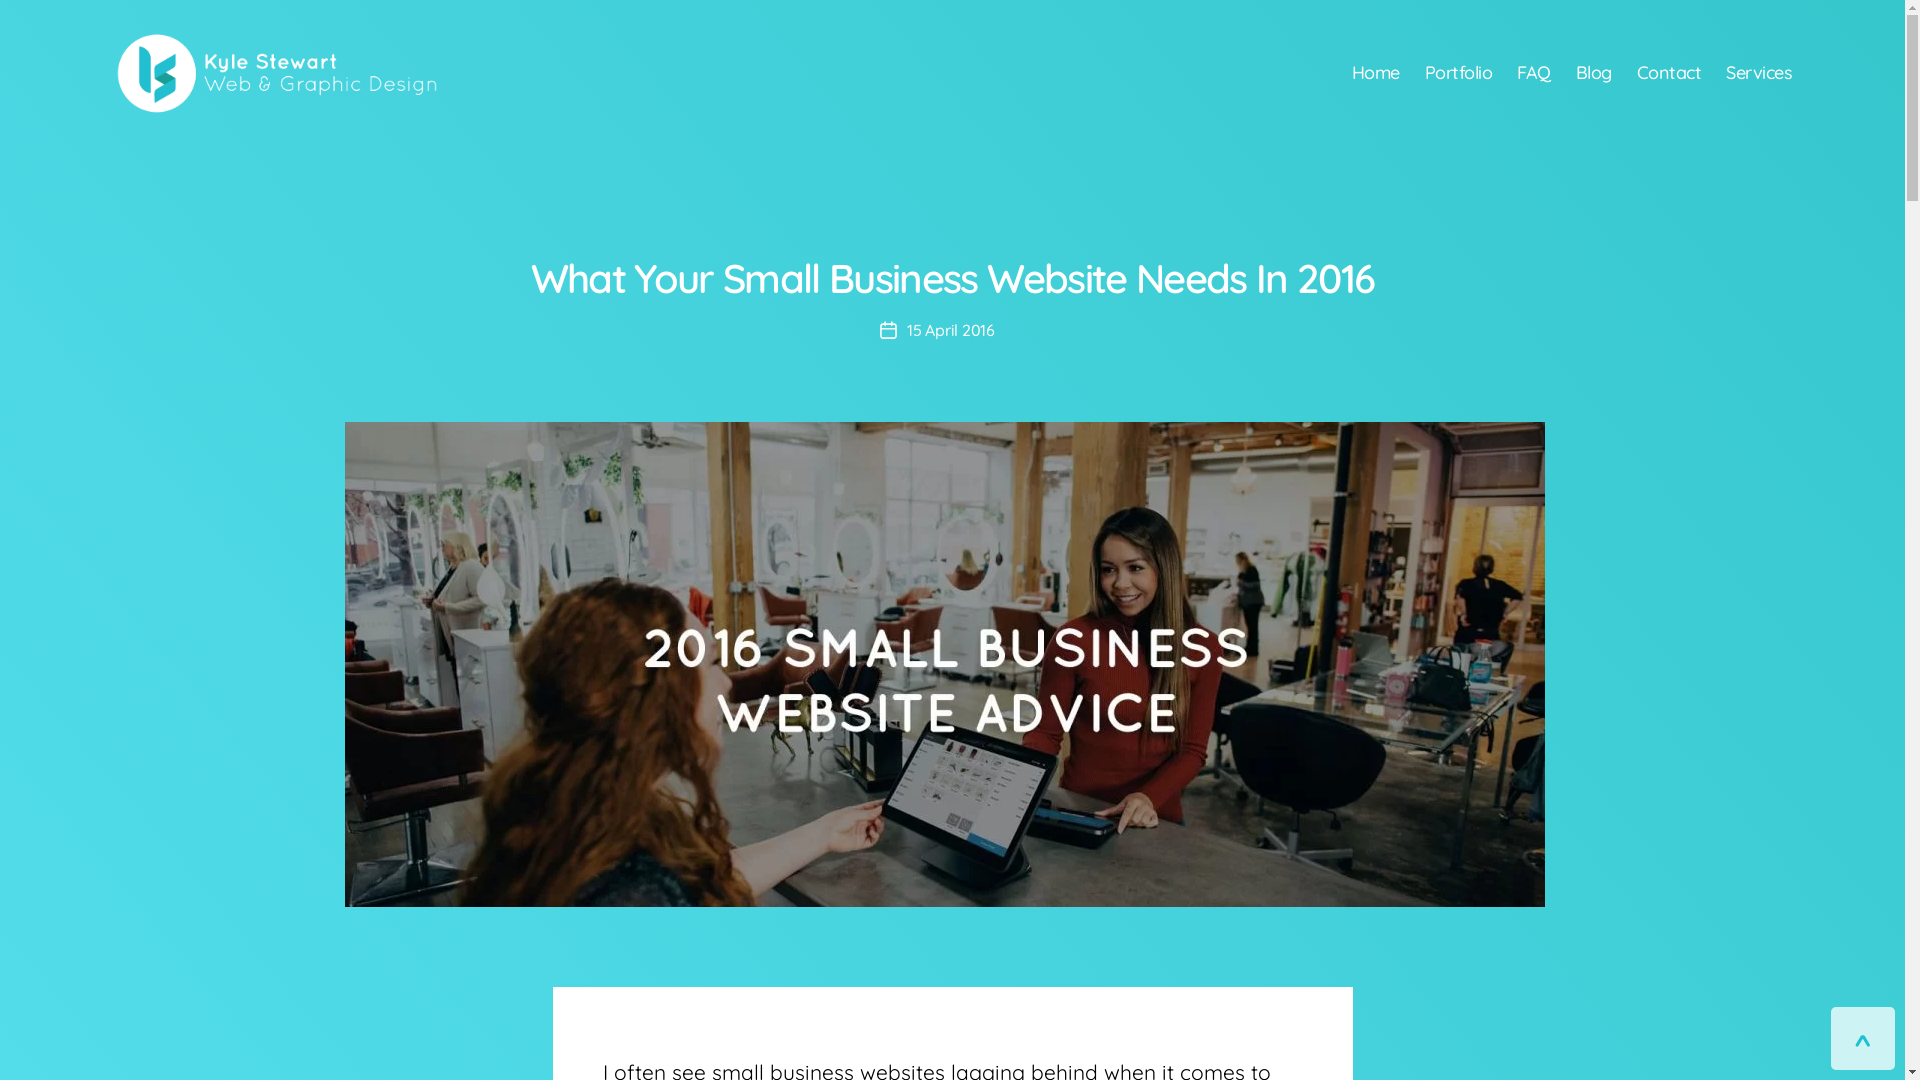 The width and height of the screenshot is (1920, 1080). I want to click on 'Home', so click(1375, 72).